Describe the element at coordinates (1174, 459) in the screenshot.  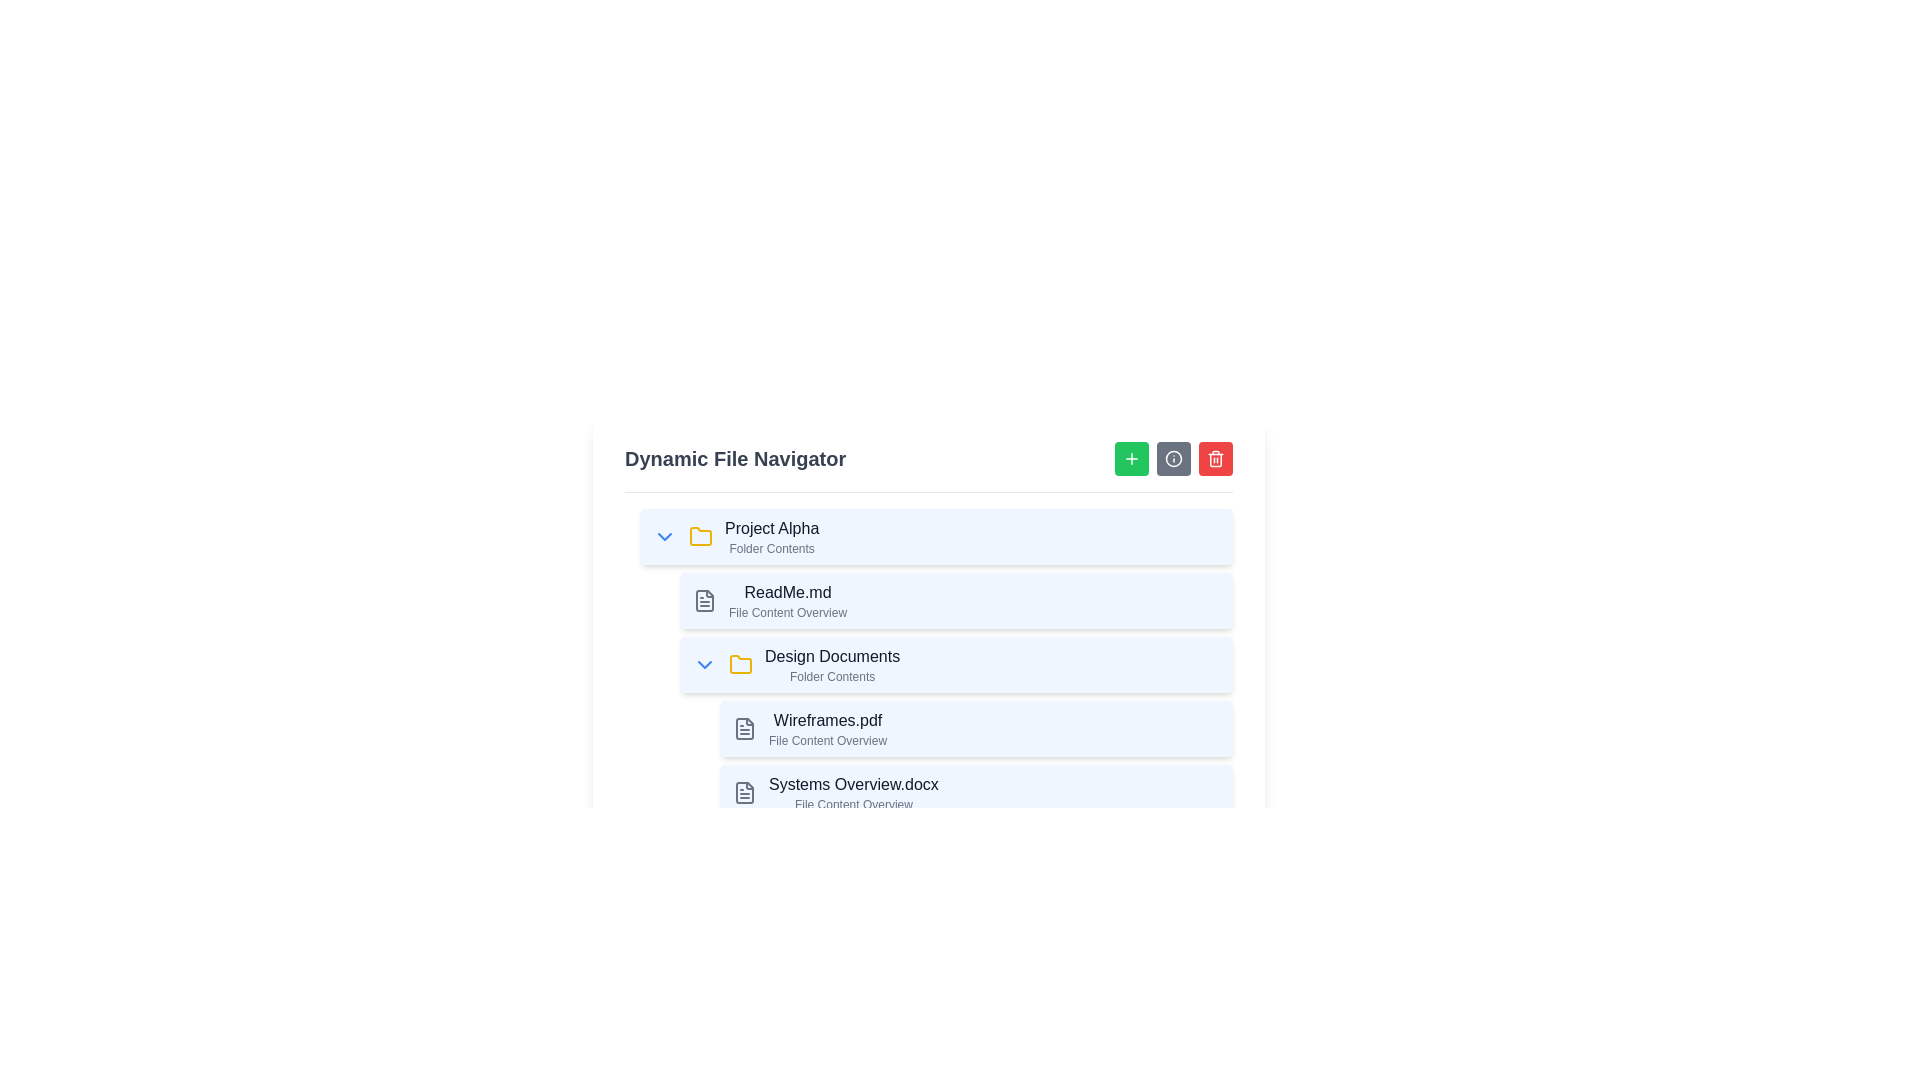
I see `the middle button in the button group with icons located at the top right section of the 'Dynamic File Navigator' interface` at that location.